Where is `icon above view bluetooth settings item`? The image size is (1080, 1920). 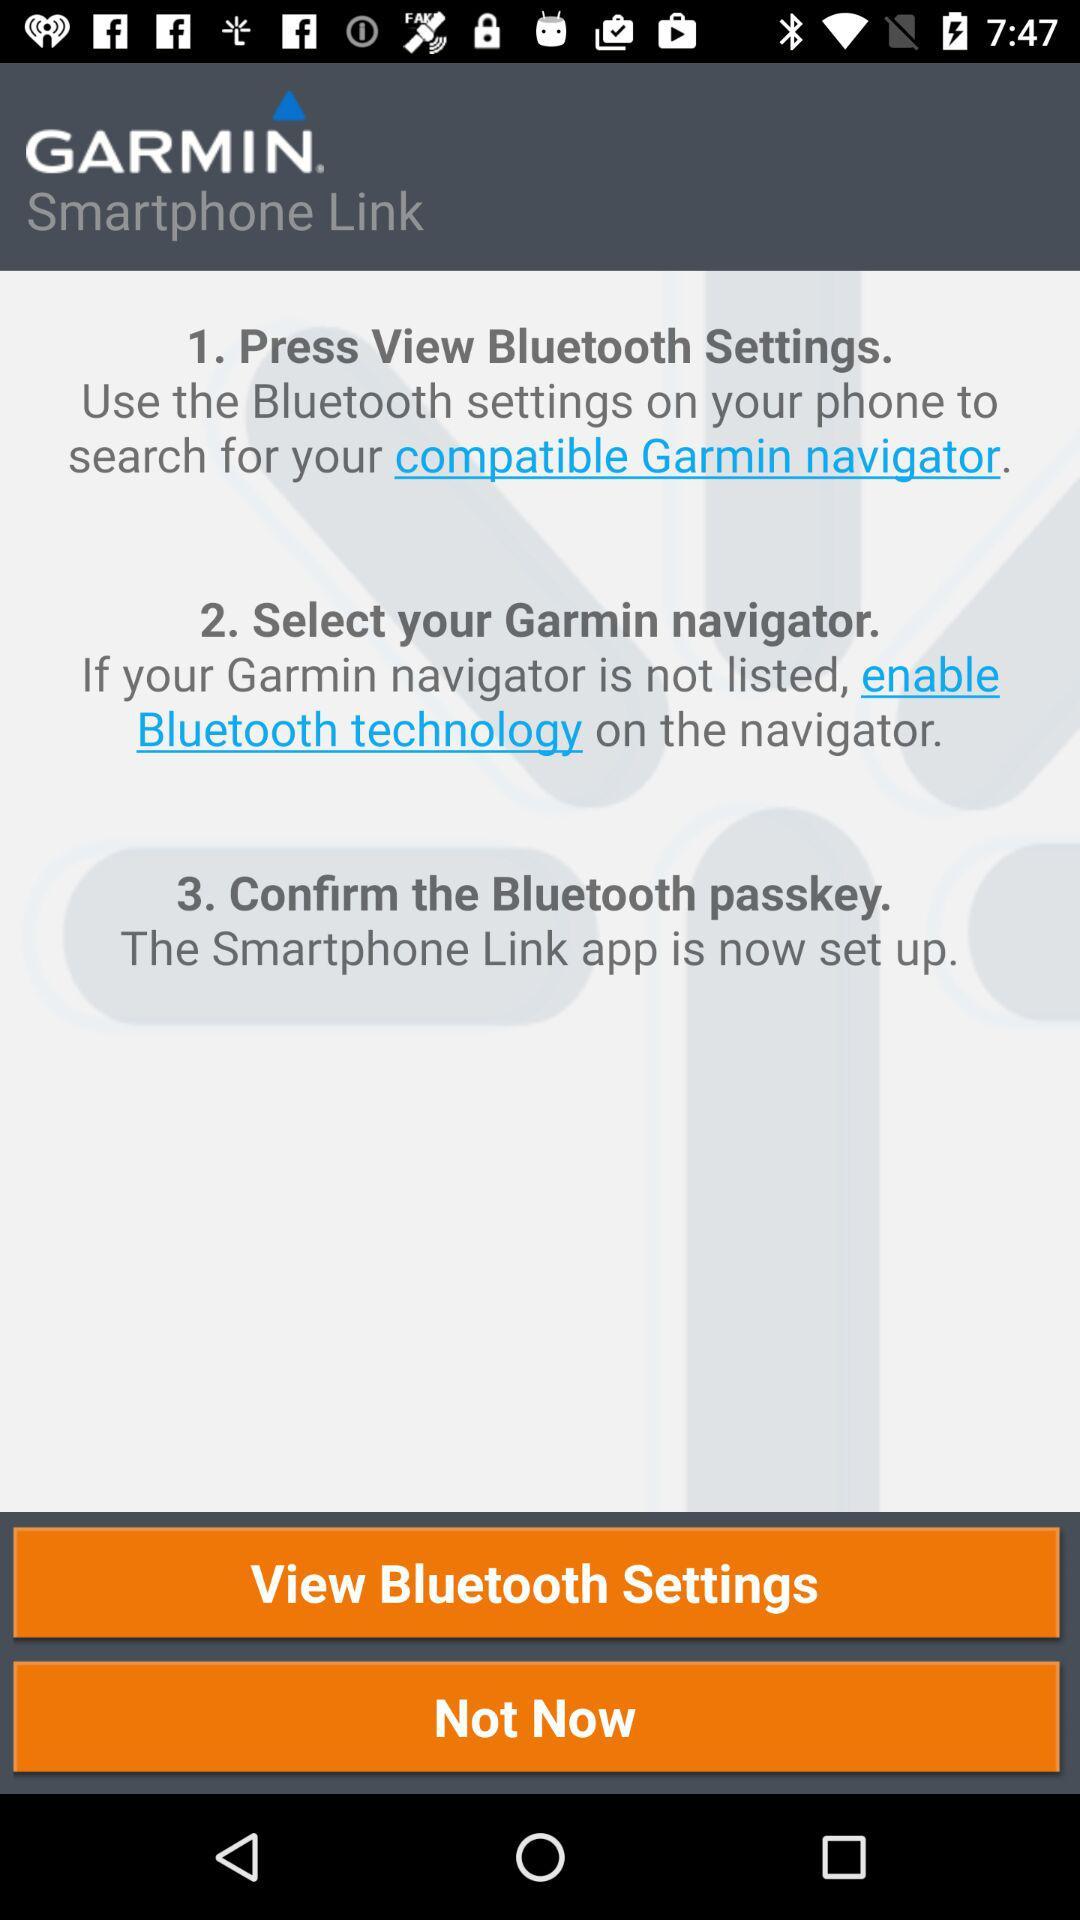 icon above view bluetooth settings item is located at coordinates (540, 890).